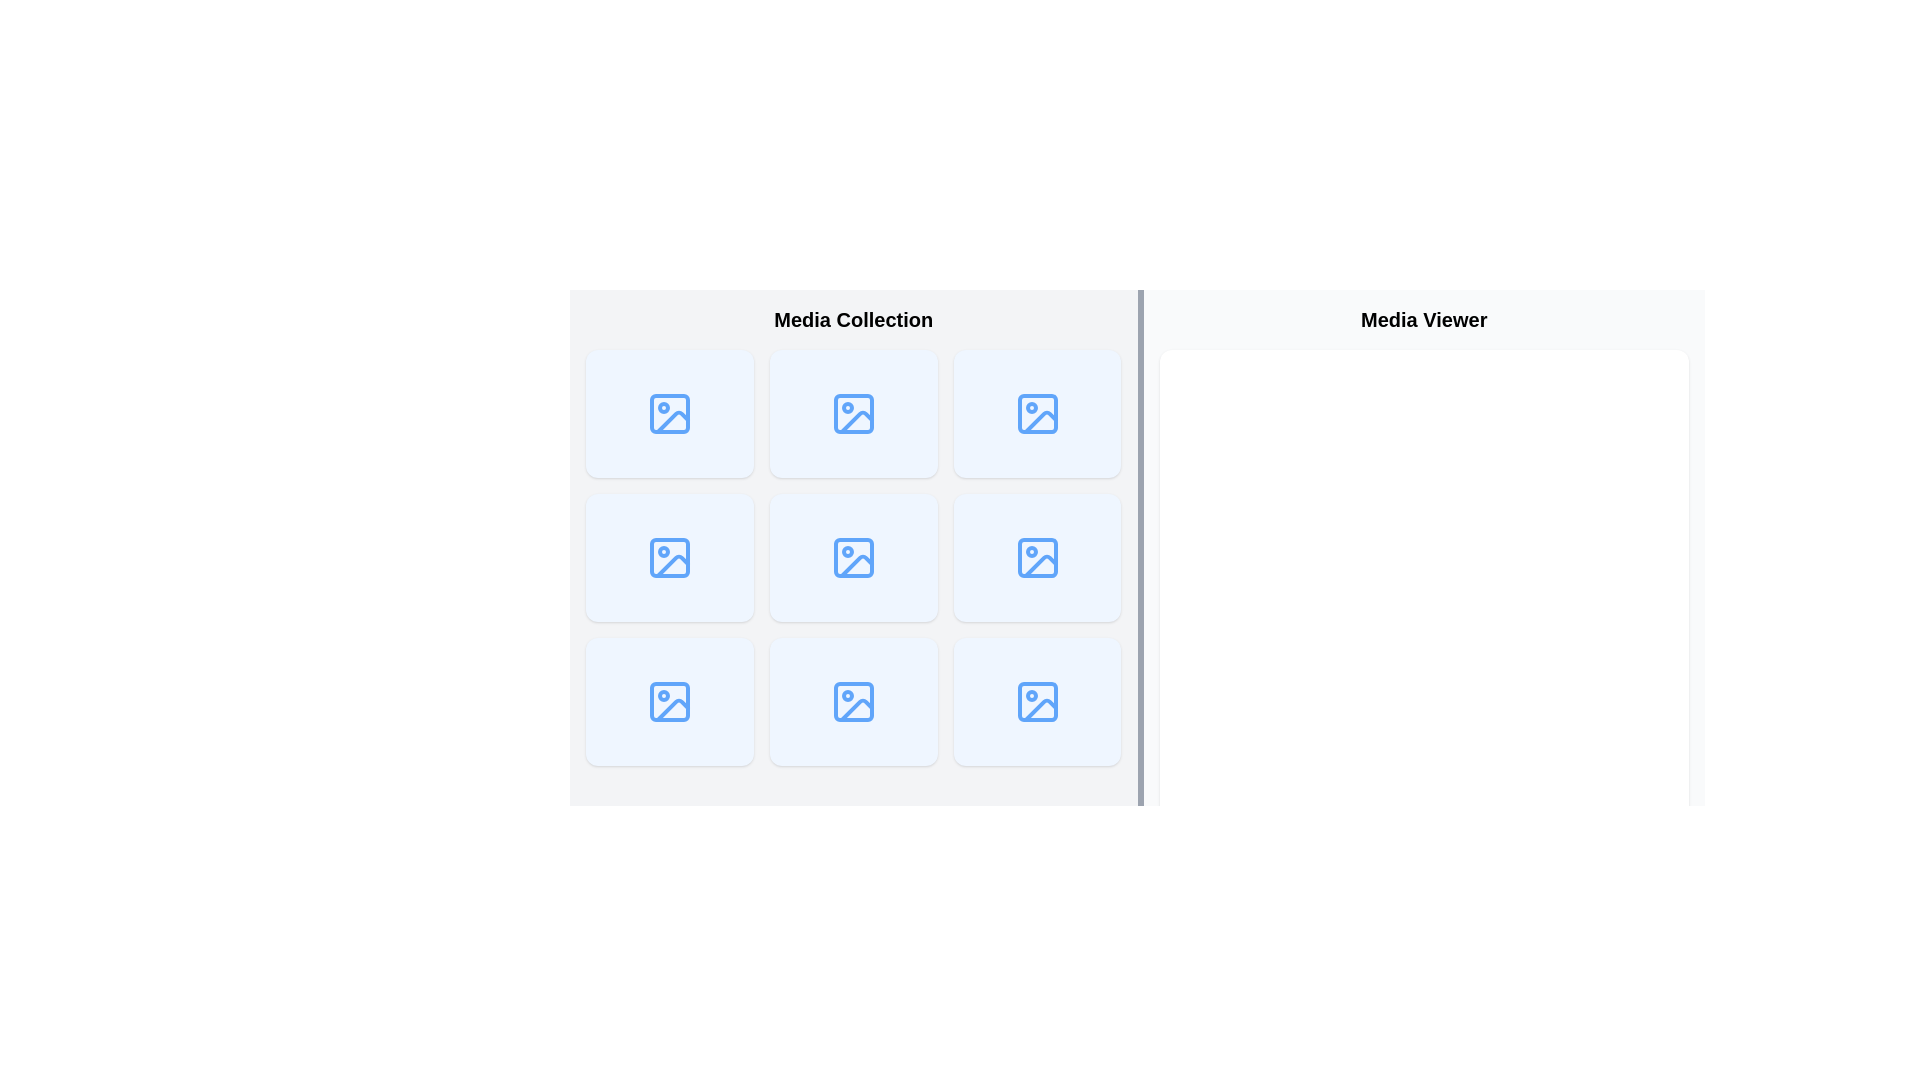 This screenshot has height=1080, width=1920. What do you see at coordinates (669, 558) in the screenshot?
I see `the icon representing a media or gallery functionality, located in the fourth position of a 3x3 grid under the 'Media Collection' header` at bounding box center [669, 558].